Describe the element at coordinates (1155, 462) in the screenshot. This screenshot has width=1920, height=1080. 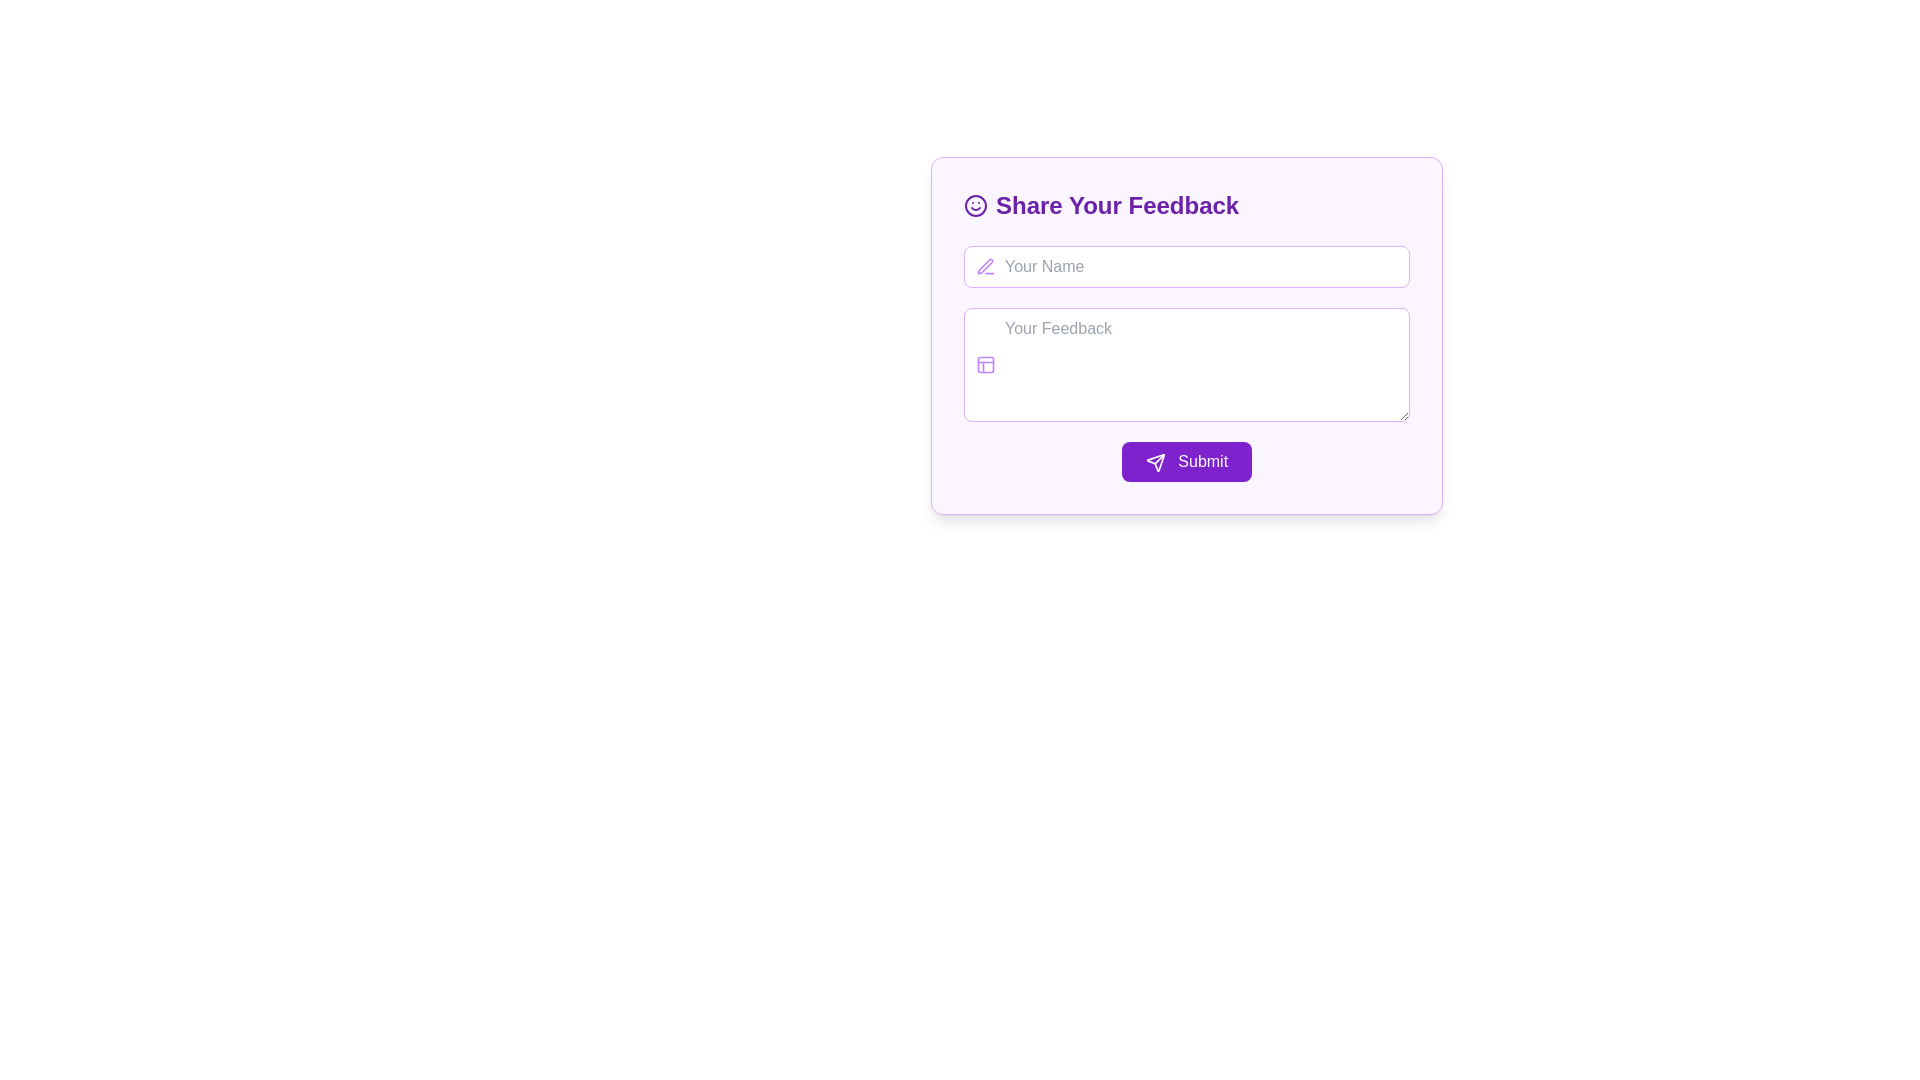
I see `the triangular arrowhead-shaped component of the 'Send' icon located within the purple-themed 'Submit' button at the bottom center of the feedback form` at that location.